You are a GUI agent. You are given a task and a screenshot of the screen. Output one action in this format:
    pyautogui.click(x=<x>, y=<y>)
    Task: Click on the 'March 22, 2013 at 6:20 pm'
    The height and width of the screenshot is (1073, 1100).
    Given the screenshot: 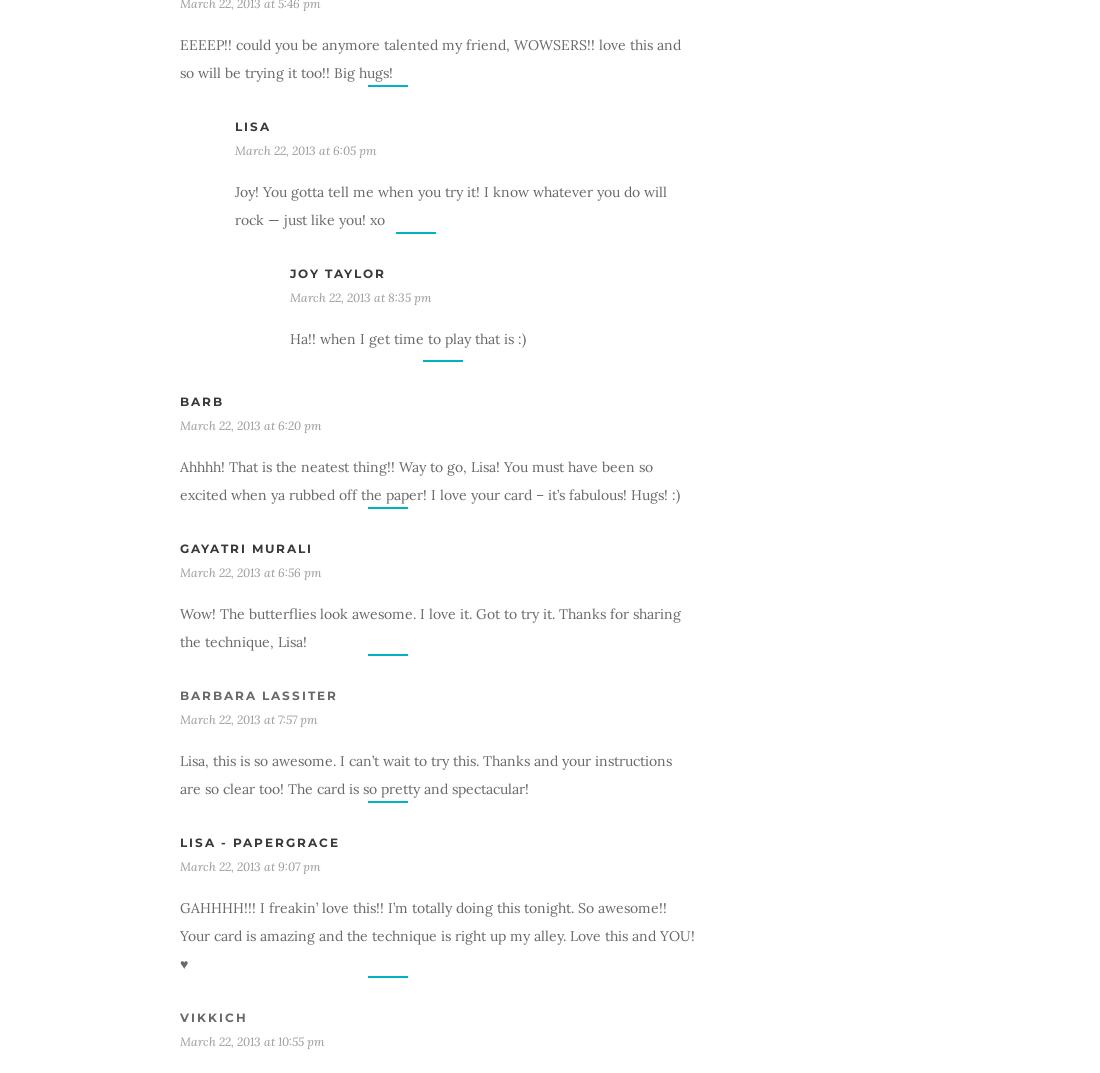 What is the action you would take?
    pyautogui.click(x=178, y=424)
    